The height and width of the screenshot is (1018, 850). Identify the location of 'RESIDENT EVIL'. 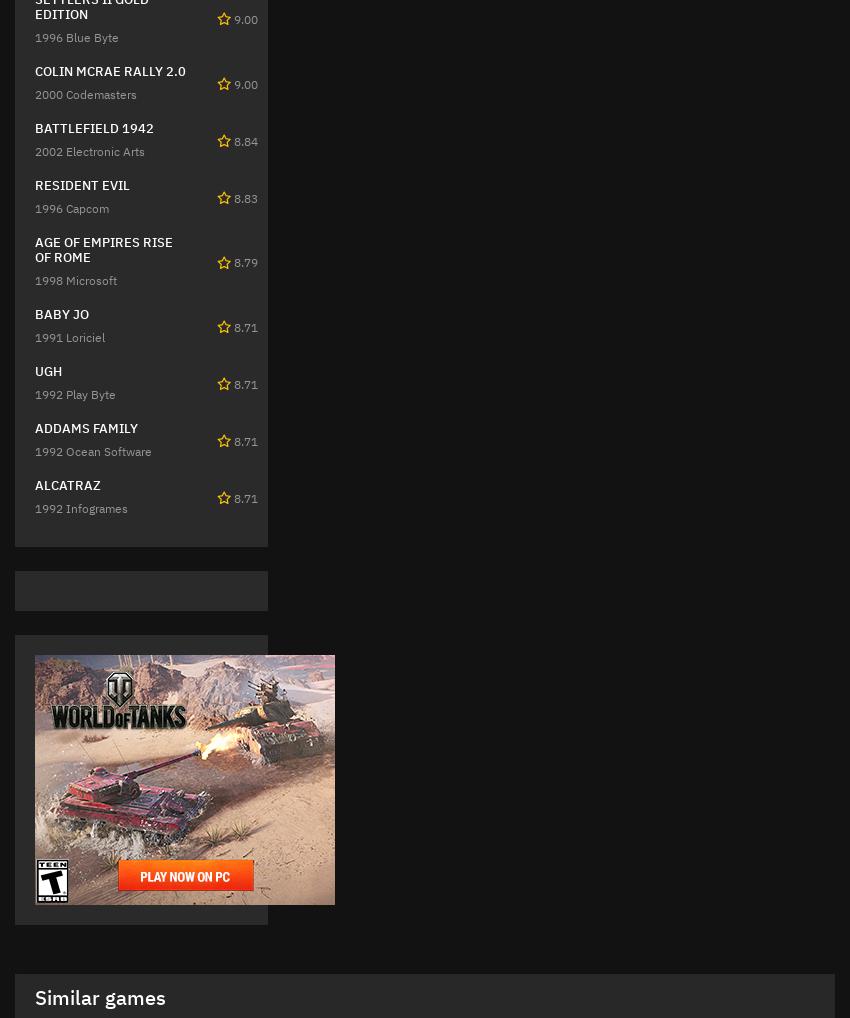
(82, 184).